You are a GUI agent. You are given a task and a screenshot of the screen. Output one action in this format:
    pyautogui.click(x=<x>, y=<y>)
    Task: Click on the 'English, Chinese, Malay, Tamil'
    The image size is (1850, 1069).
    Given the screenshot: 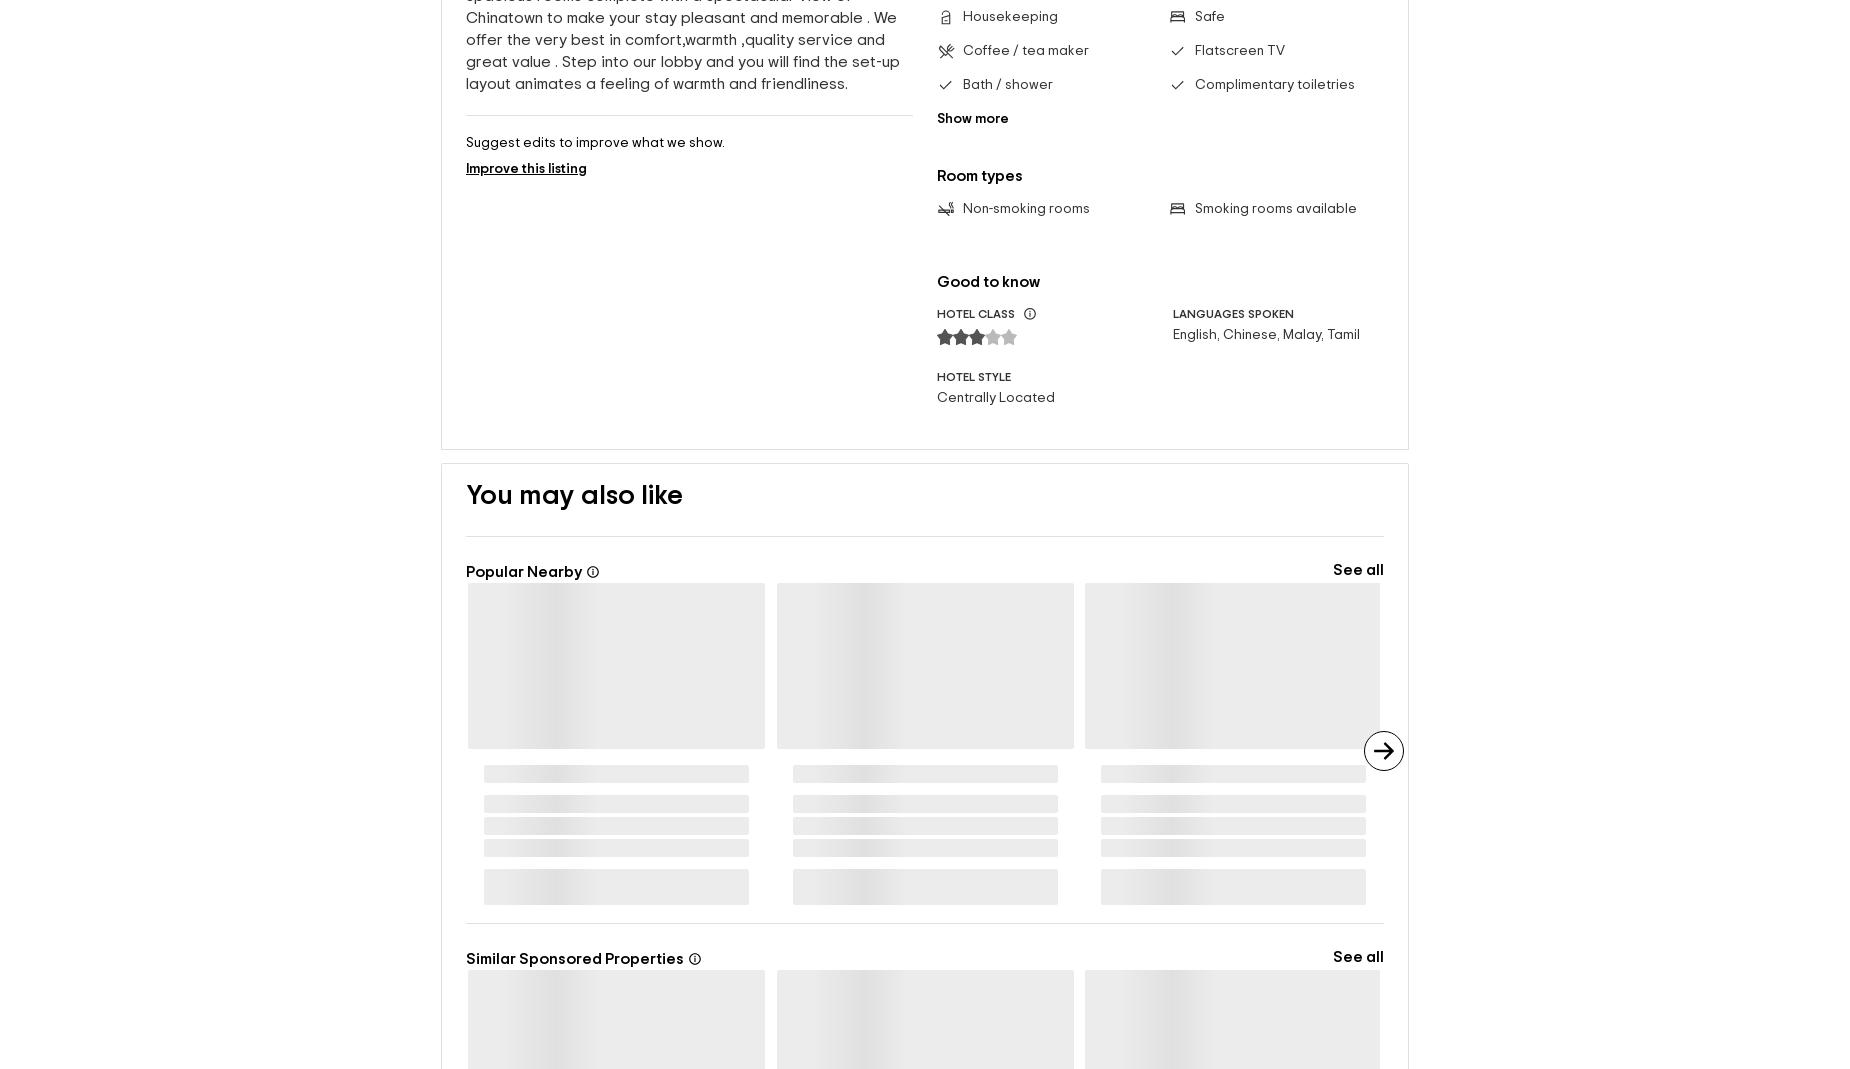 What is the action you would take?
    pyautogui.click(x=1170, y=335)
    